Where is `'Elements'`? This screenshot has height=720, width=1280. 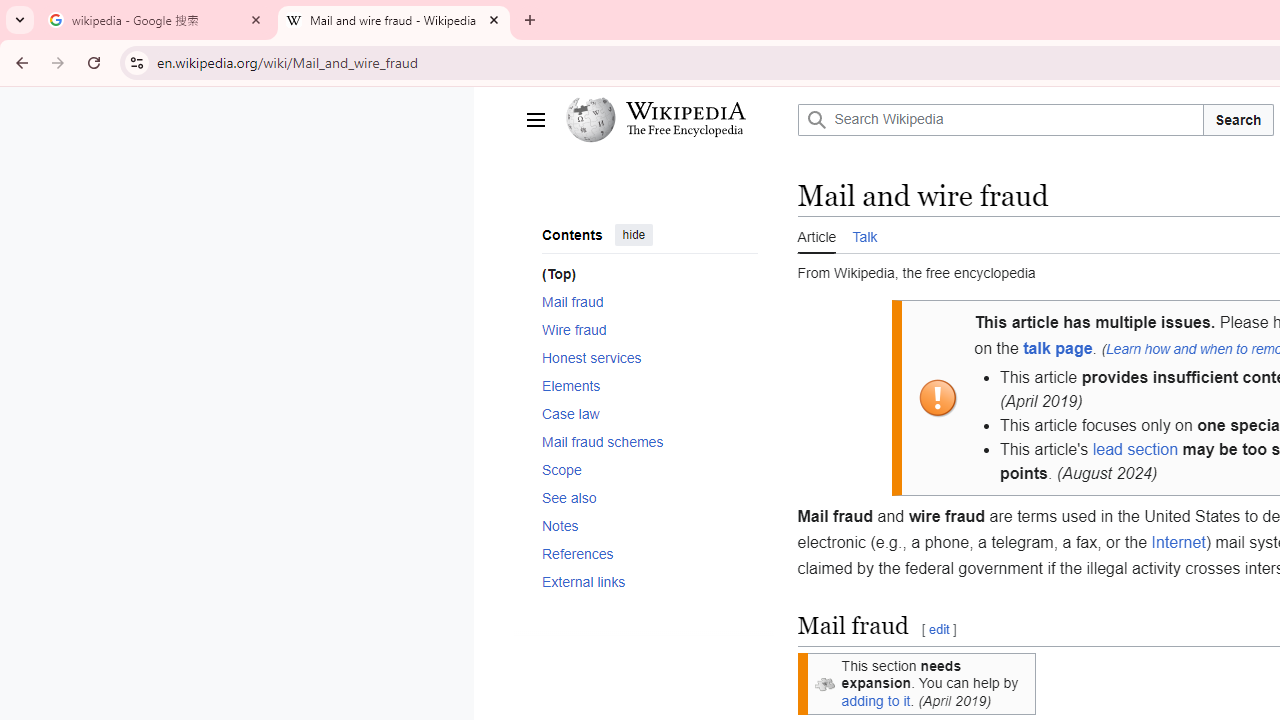
'Elements' is located at coordinates (649, 385).